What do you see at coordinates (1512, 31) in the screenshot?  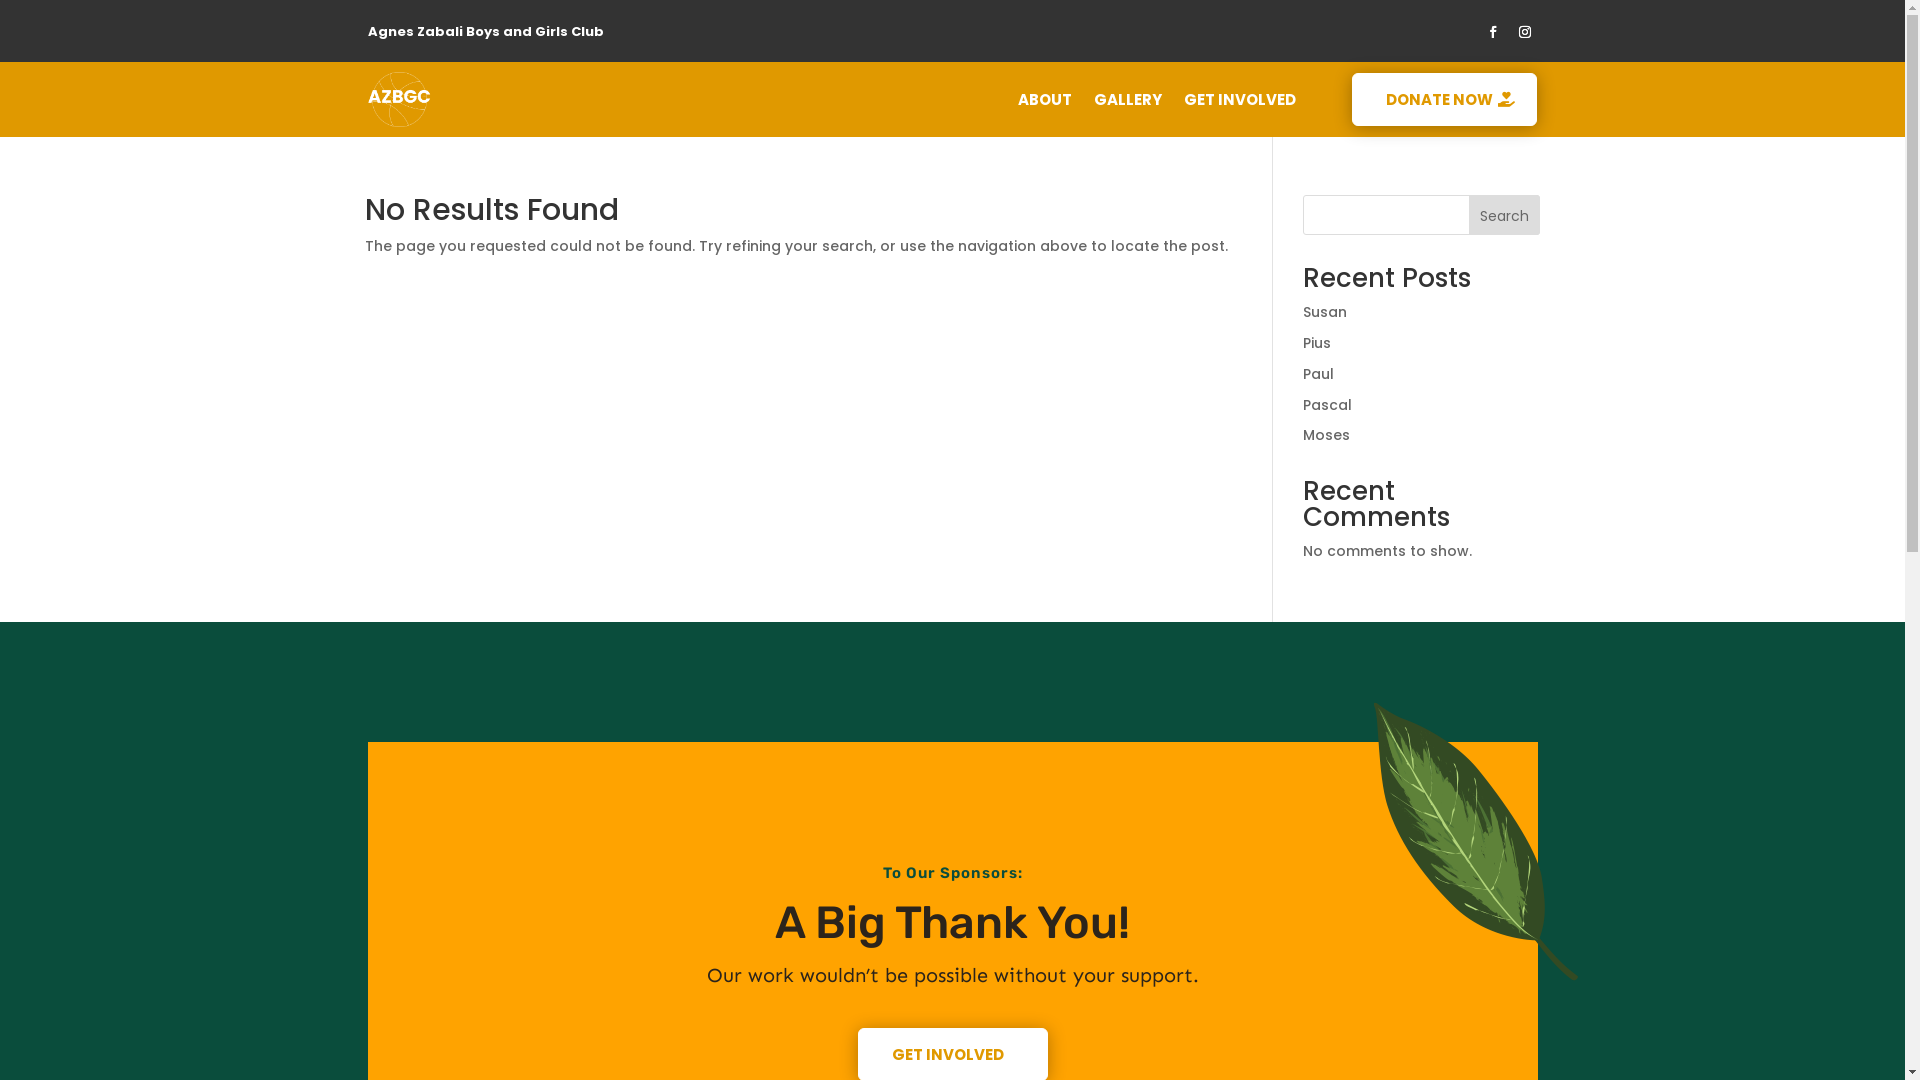 I see `'Follow on Instagram'` at bounding box center [1512, 31].